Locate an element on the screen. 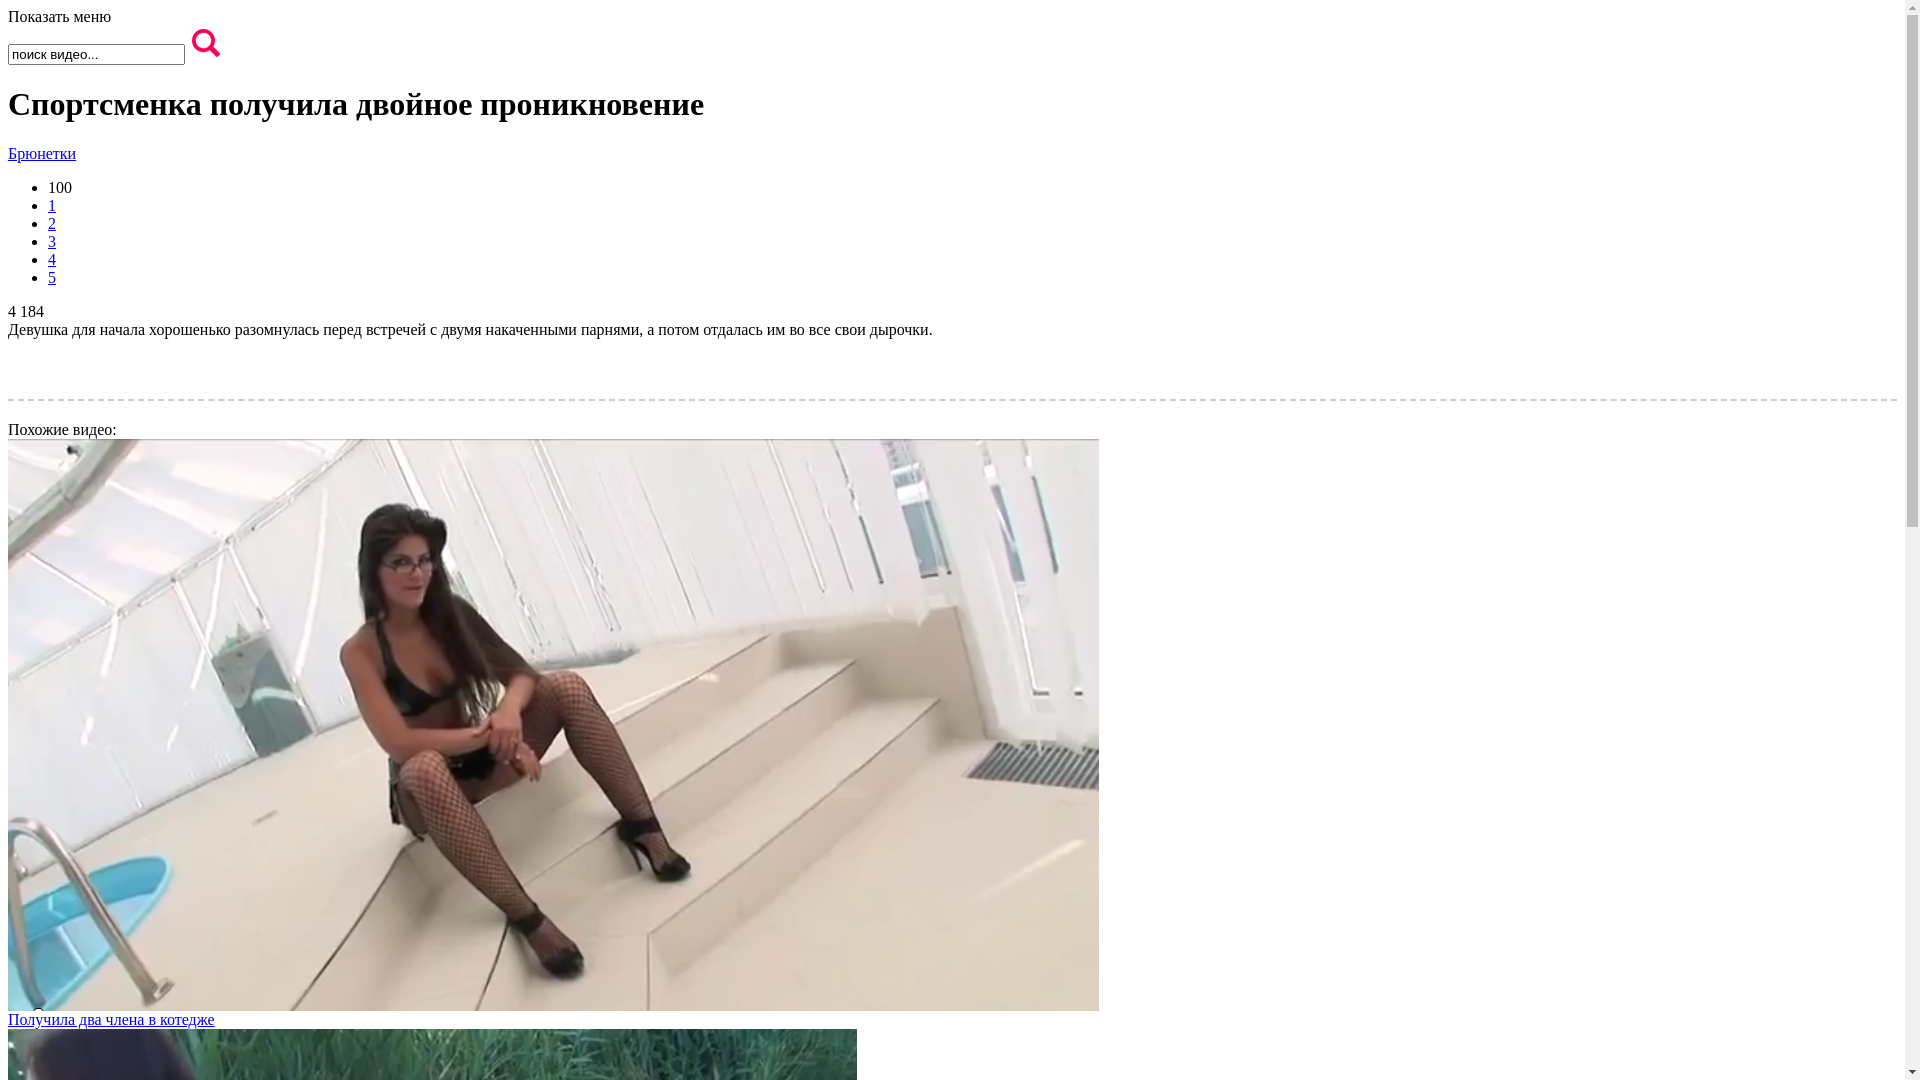 Image resolution: width=1920 pixels, height=1080 pixels. '4' is located at coordinates (48, 258).